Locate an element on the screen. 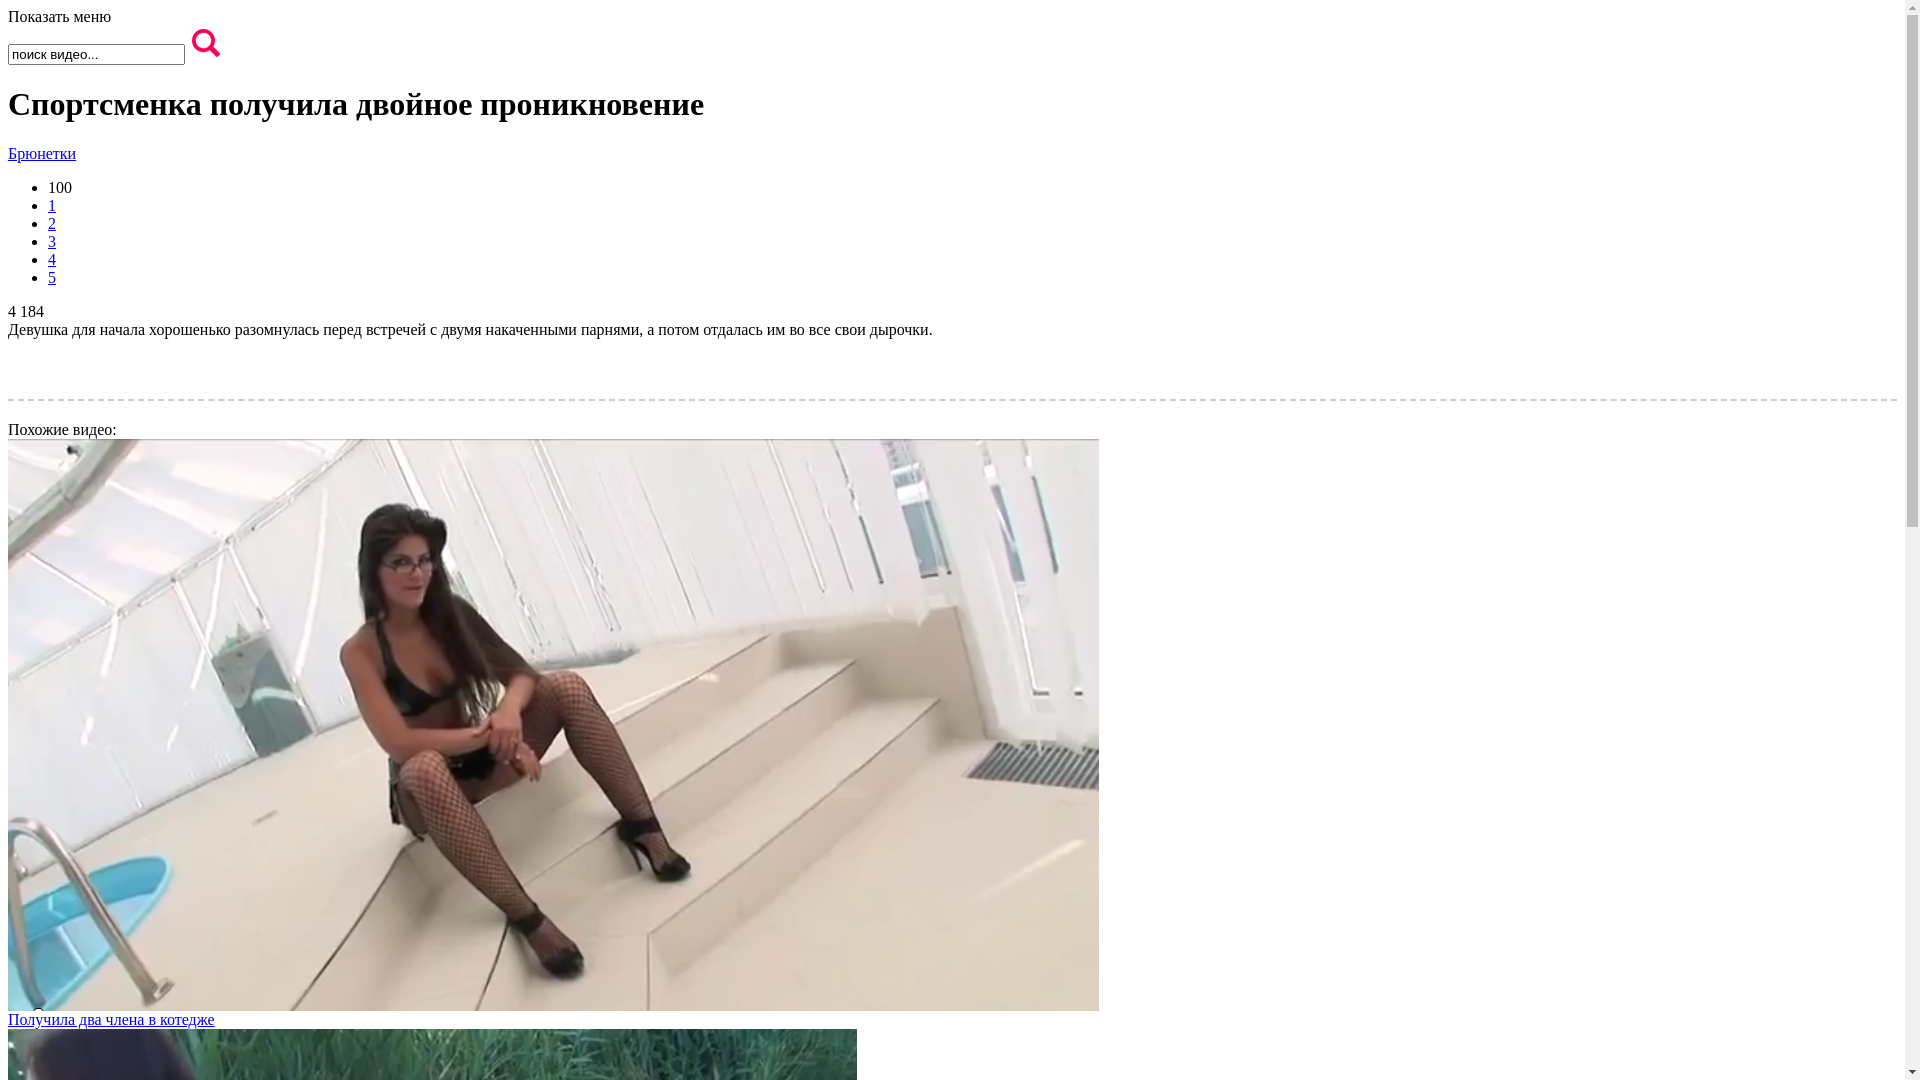 Image resolution: width=1920 pixels, height=1080 pixels. '4' is located at coordinates (48, 258).